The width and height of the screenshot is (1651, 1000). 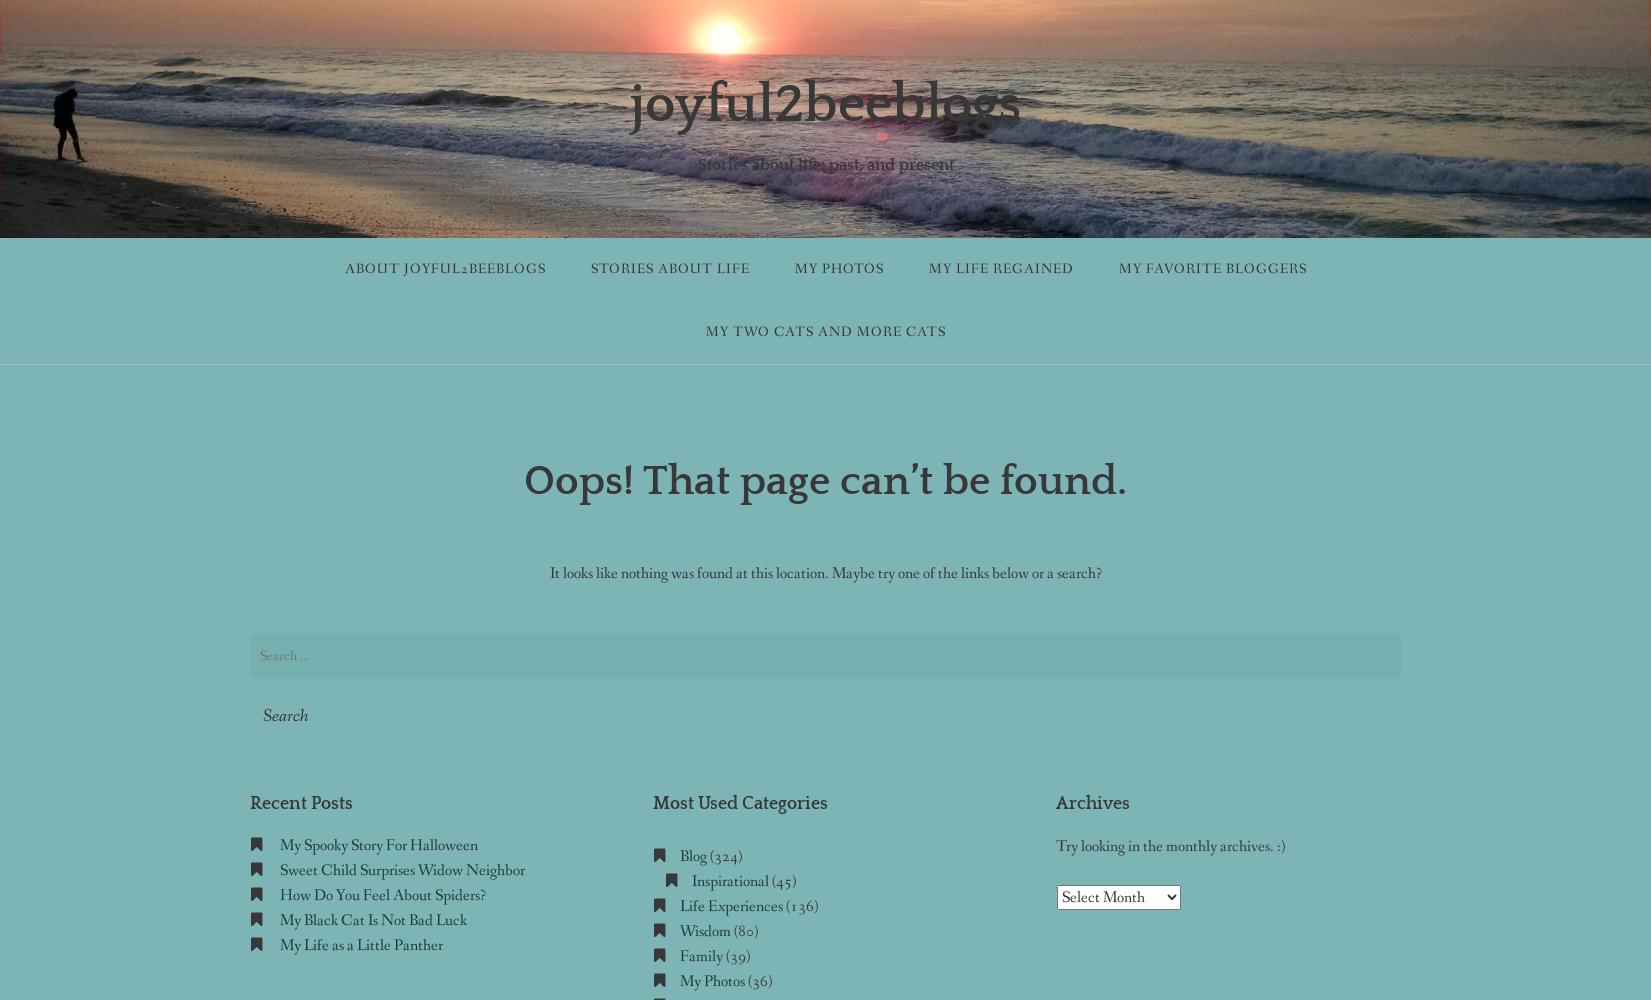 I want to click on 'Sweet Child Surprises Widow Neighbor', so click(x=401, y=869).